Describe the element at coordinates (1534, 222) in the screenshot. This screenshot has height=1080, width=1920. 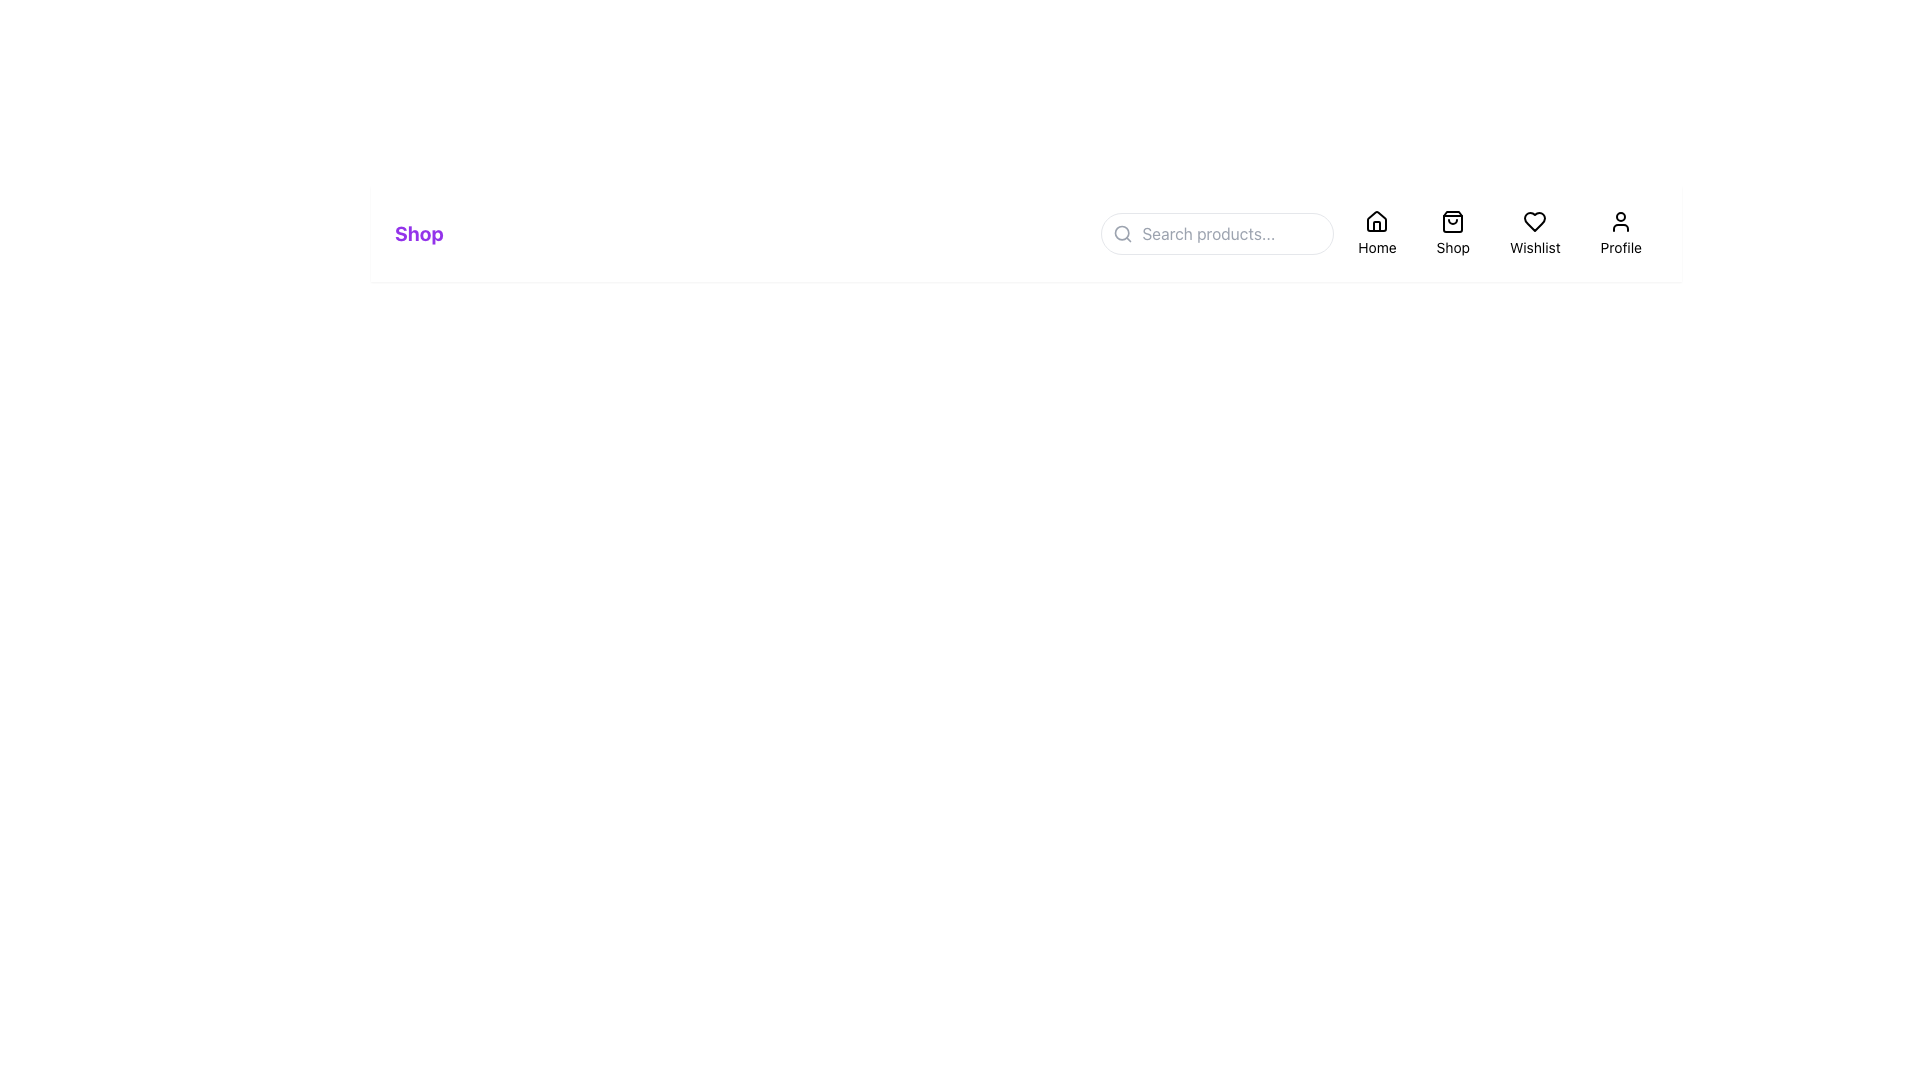
I see `the 'Wishlist' icon located in the top navigation bar, which is the third icon from the left` at that location.